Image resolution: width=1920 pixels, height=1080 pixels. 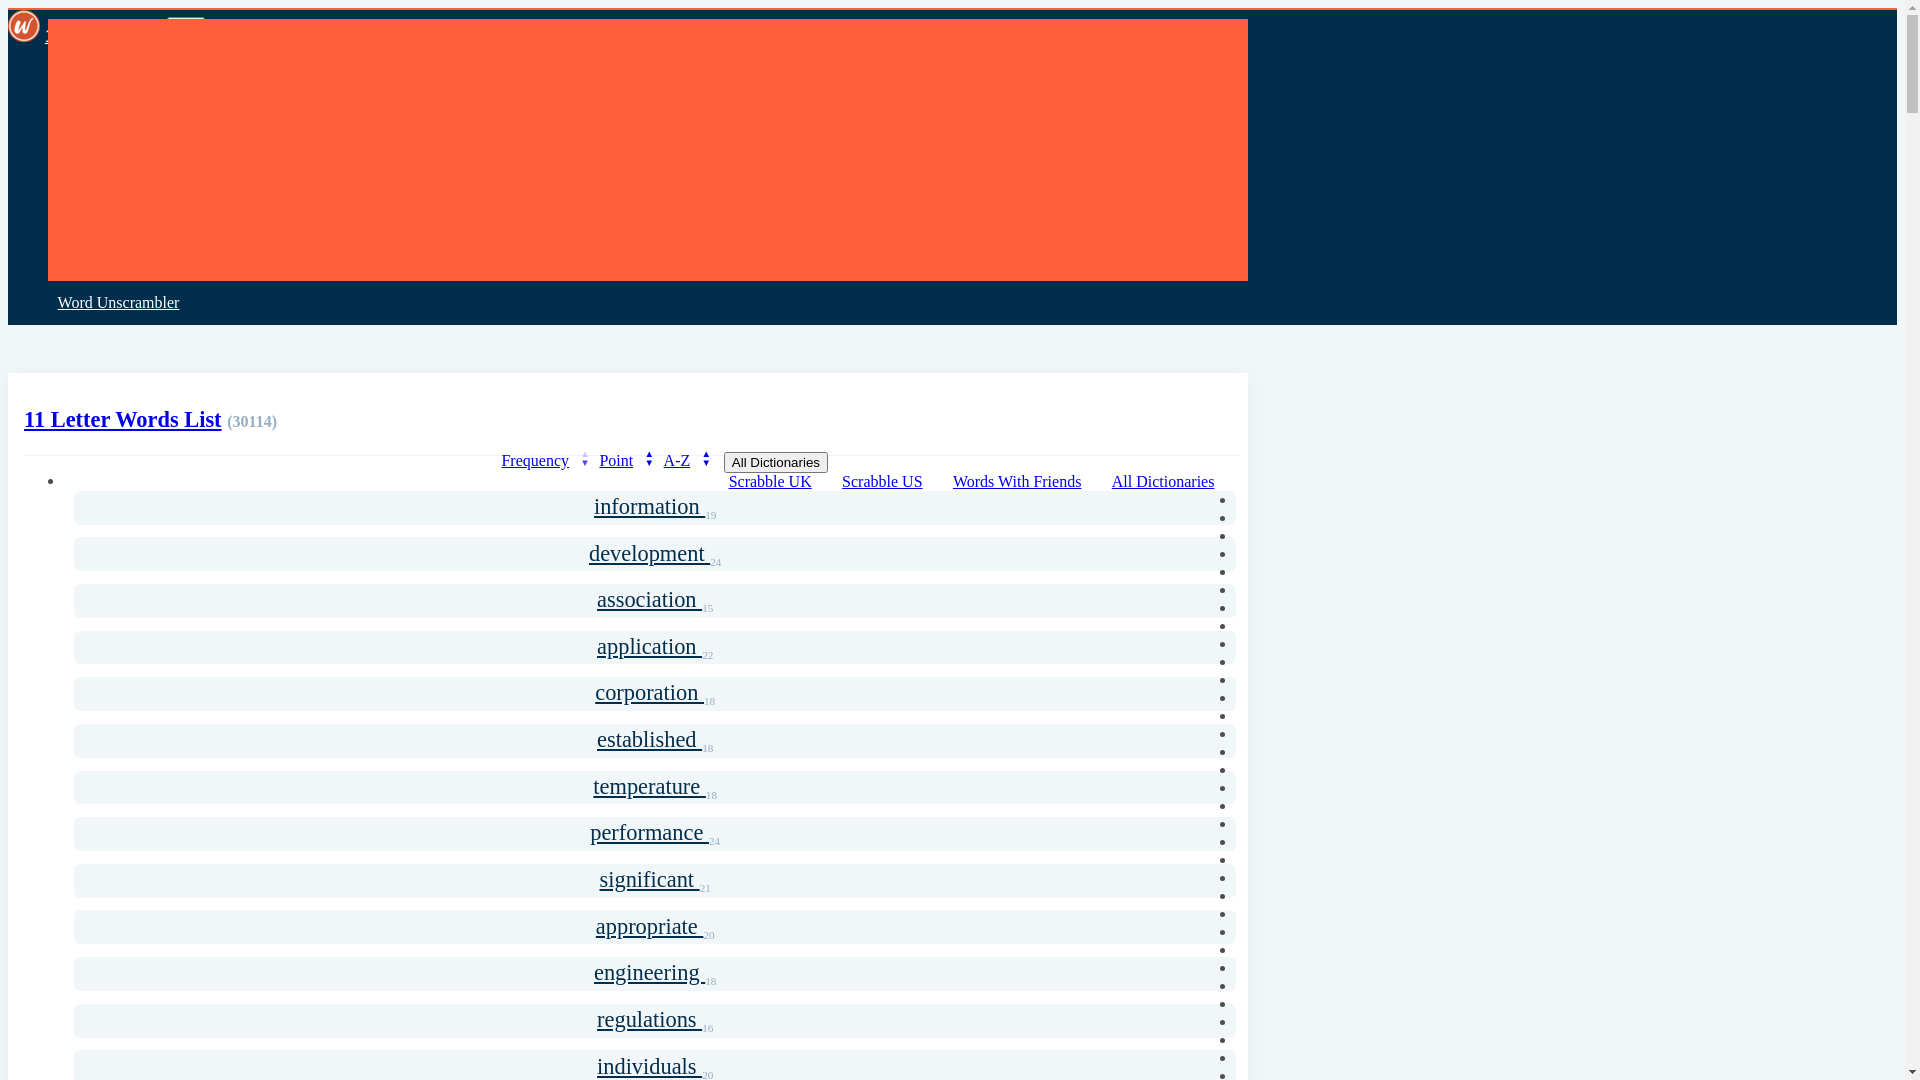 What do you see at coordinates (893, 482) in the screenshot?
I see `'Scrabble US'` at bounding box center [893, 482].